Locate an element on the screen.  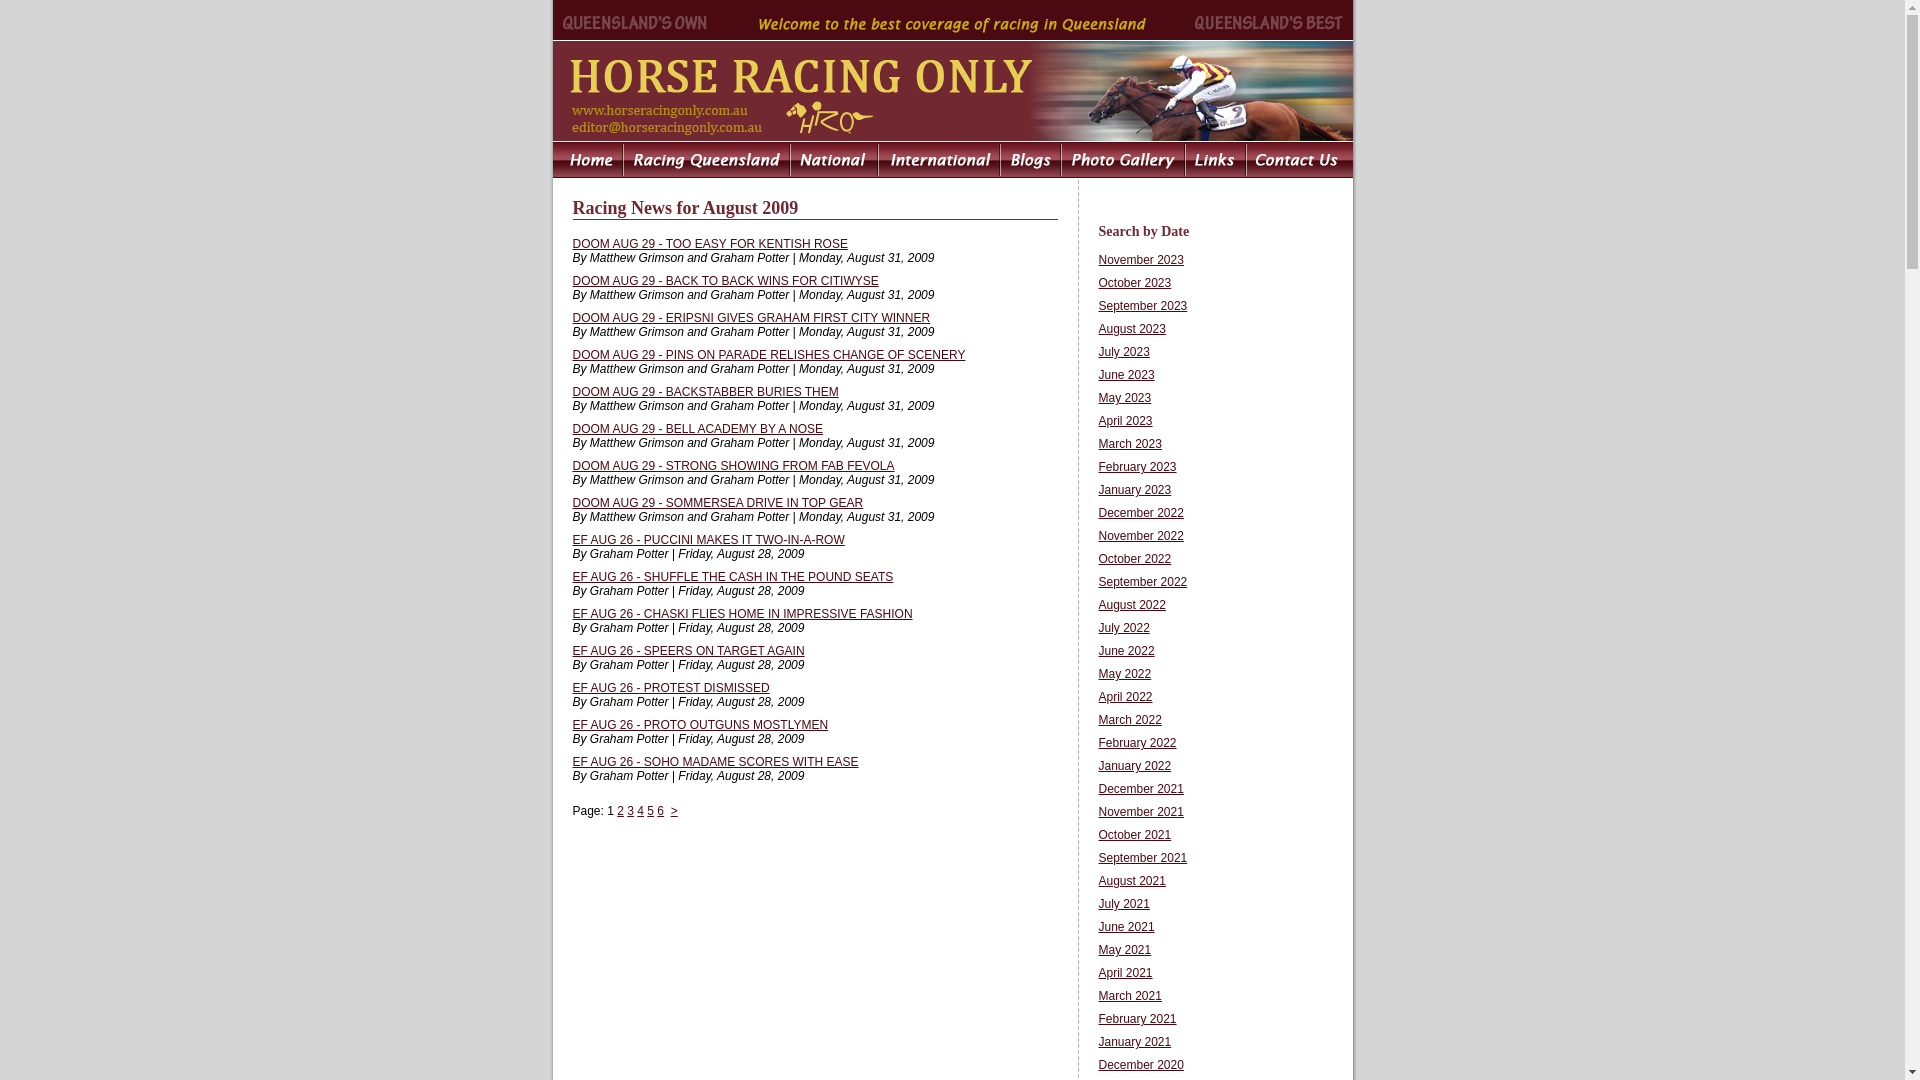
'August 2021' is located at coordinates (1131, 879).